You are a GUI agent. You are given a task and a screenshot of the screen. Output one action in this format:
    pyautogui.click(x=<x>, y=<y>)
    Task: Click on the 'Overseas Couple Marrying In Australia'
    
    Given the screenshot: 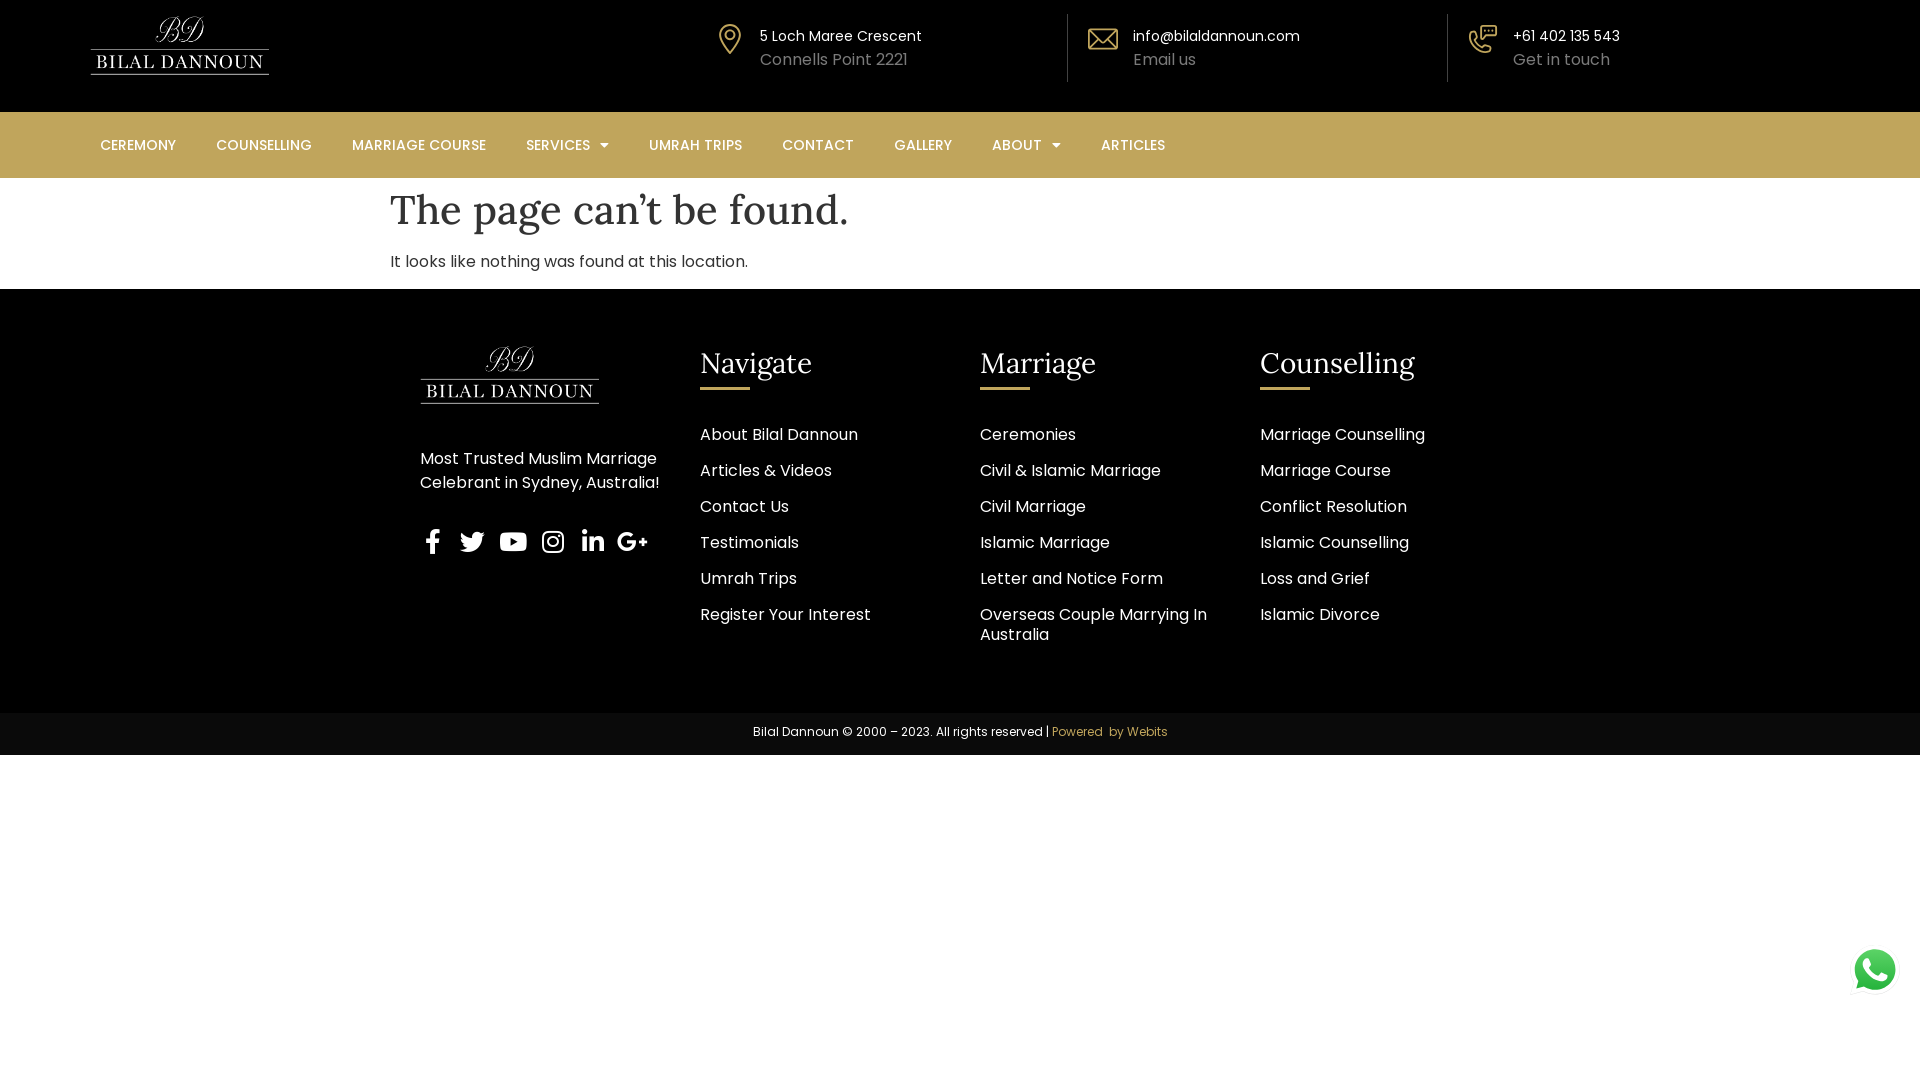 What is the action you would take?
    pyautogui.click(x=979, y=623)
    